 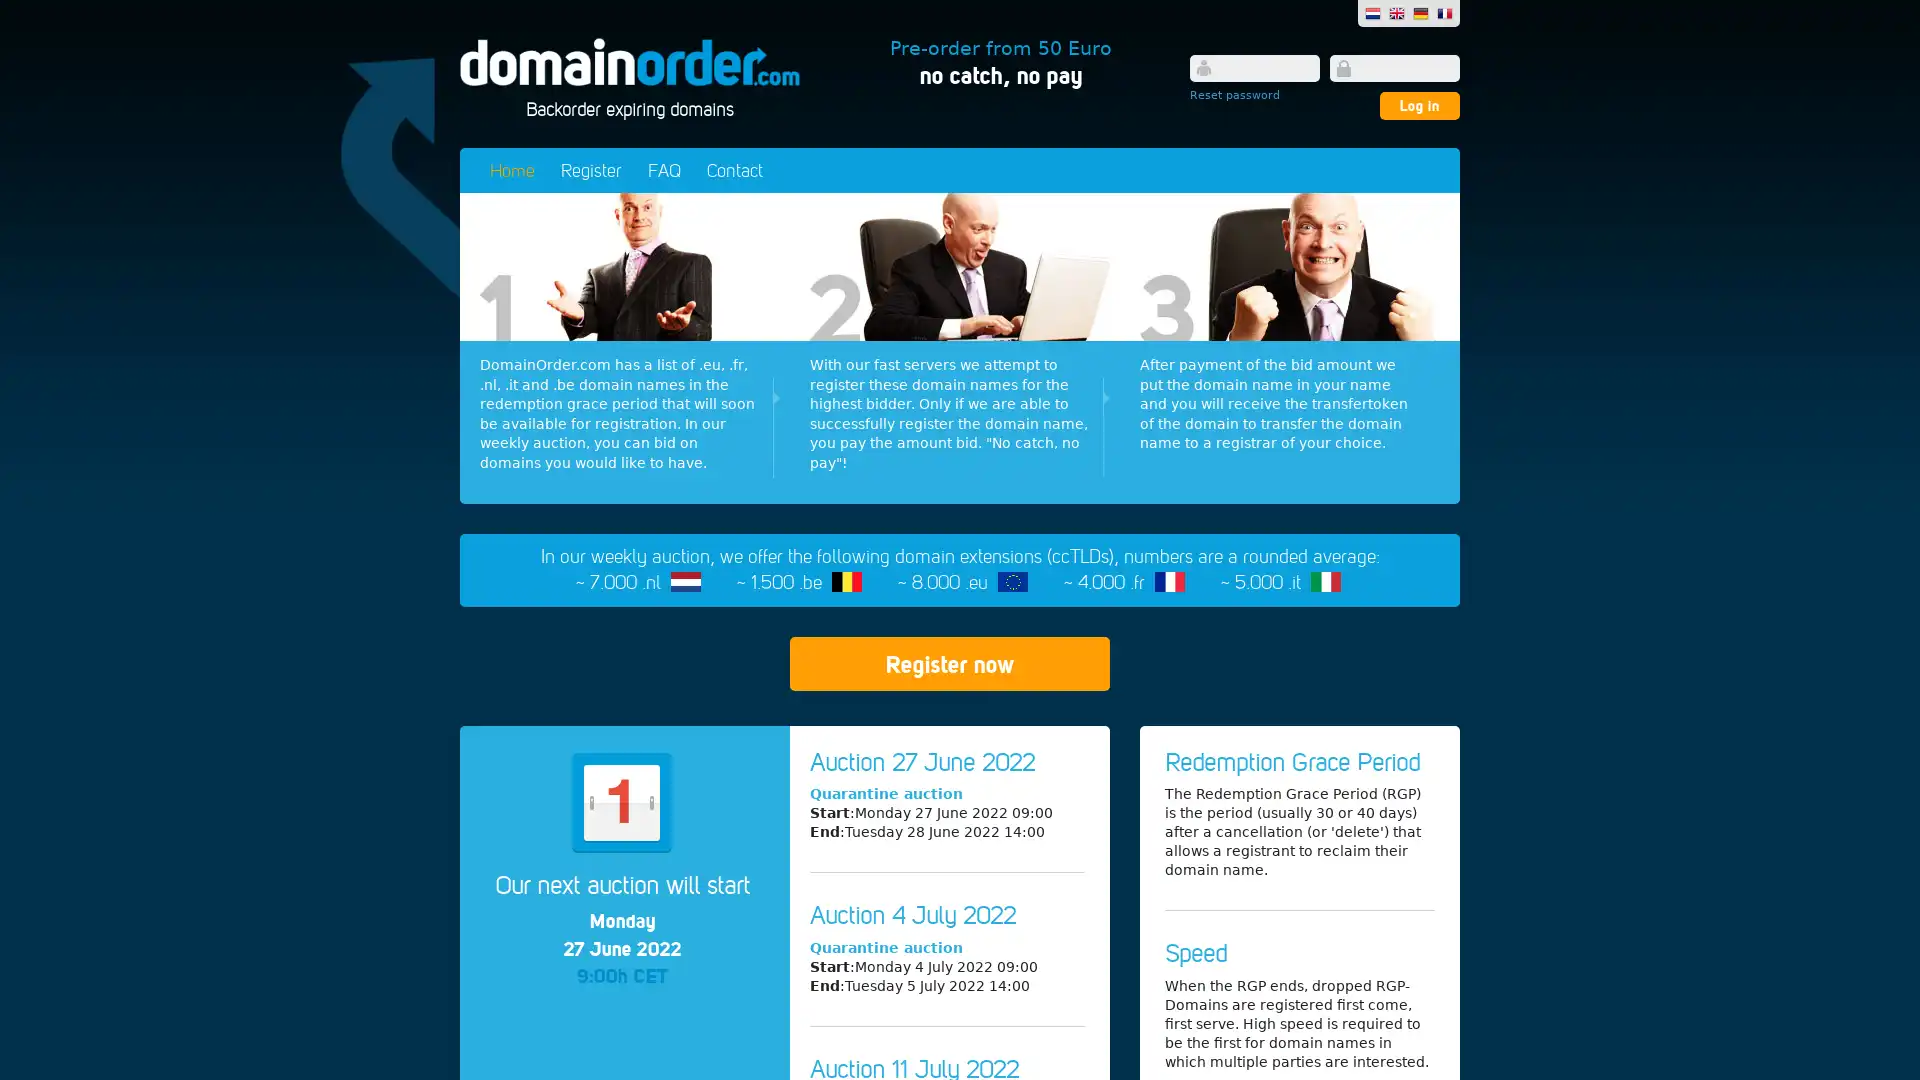 I want to click on Log in, so click(x=1419, y=105).